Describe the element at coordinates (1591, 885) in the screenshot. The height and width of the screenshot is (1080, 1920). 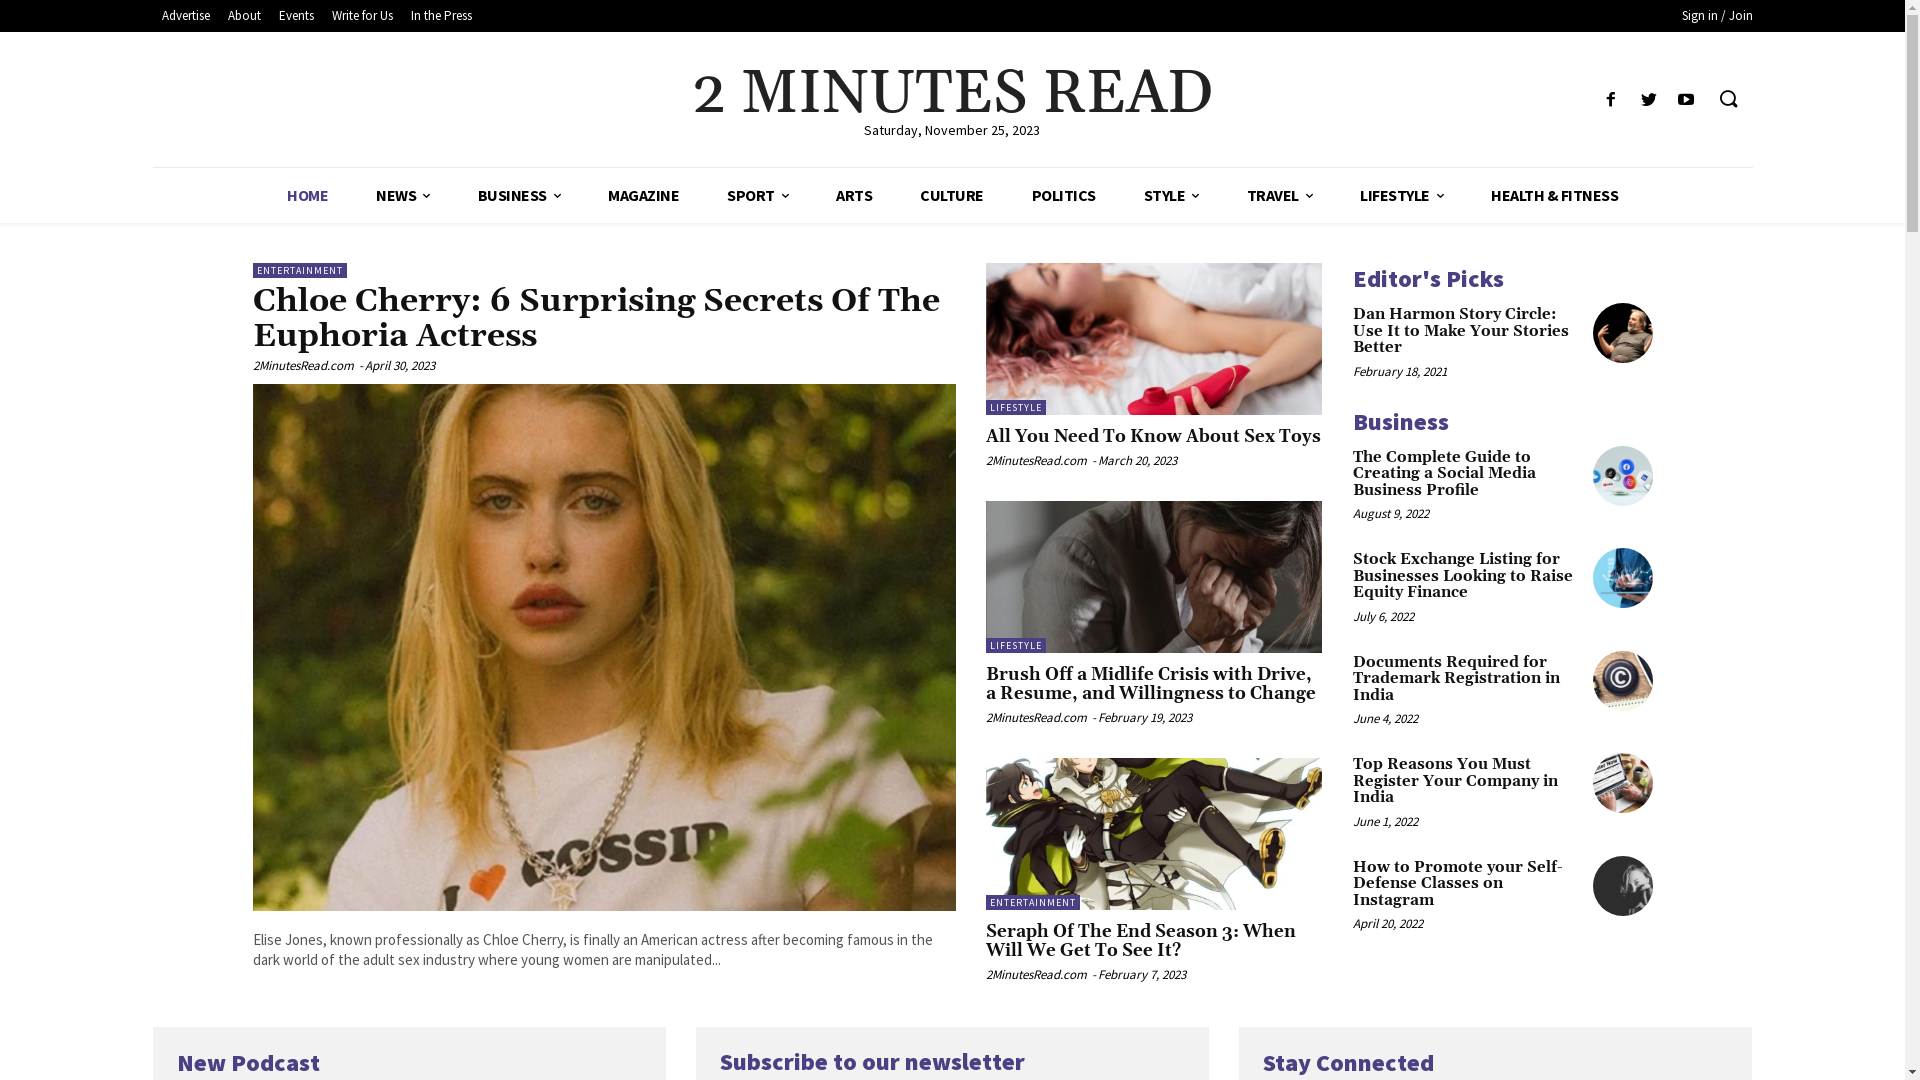
I see `'How to Promote your Self-Defense Classes on Instagram'` at that location.